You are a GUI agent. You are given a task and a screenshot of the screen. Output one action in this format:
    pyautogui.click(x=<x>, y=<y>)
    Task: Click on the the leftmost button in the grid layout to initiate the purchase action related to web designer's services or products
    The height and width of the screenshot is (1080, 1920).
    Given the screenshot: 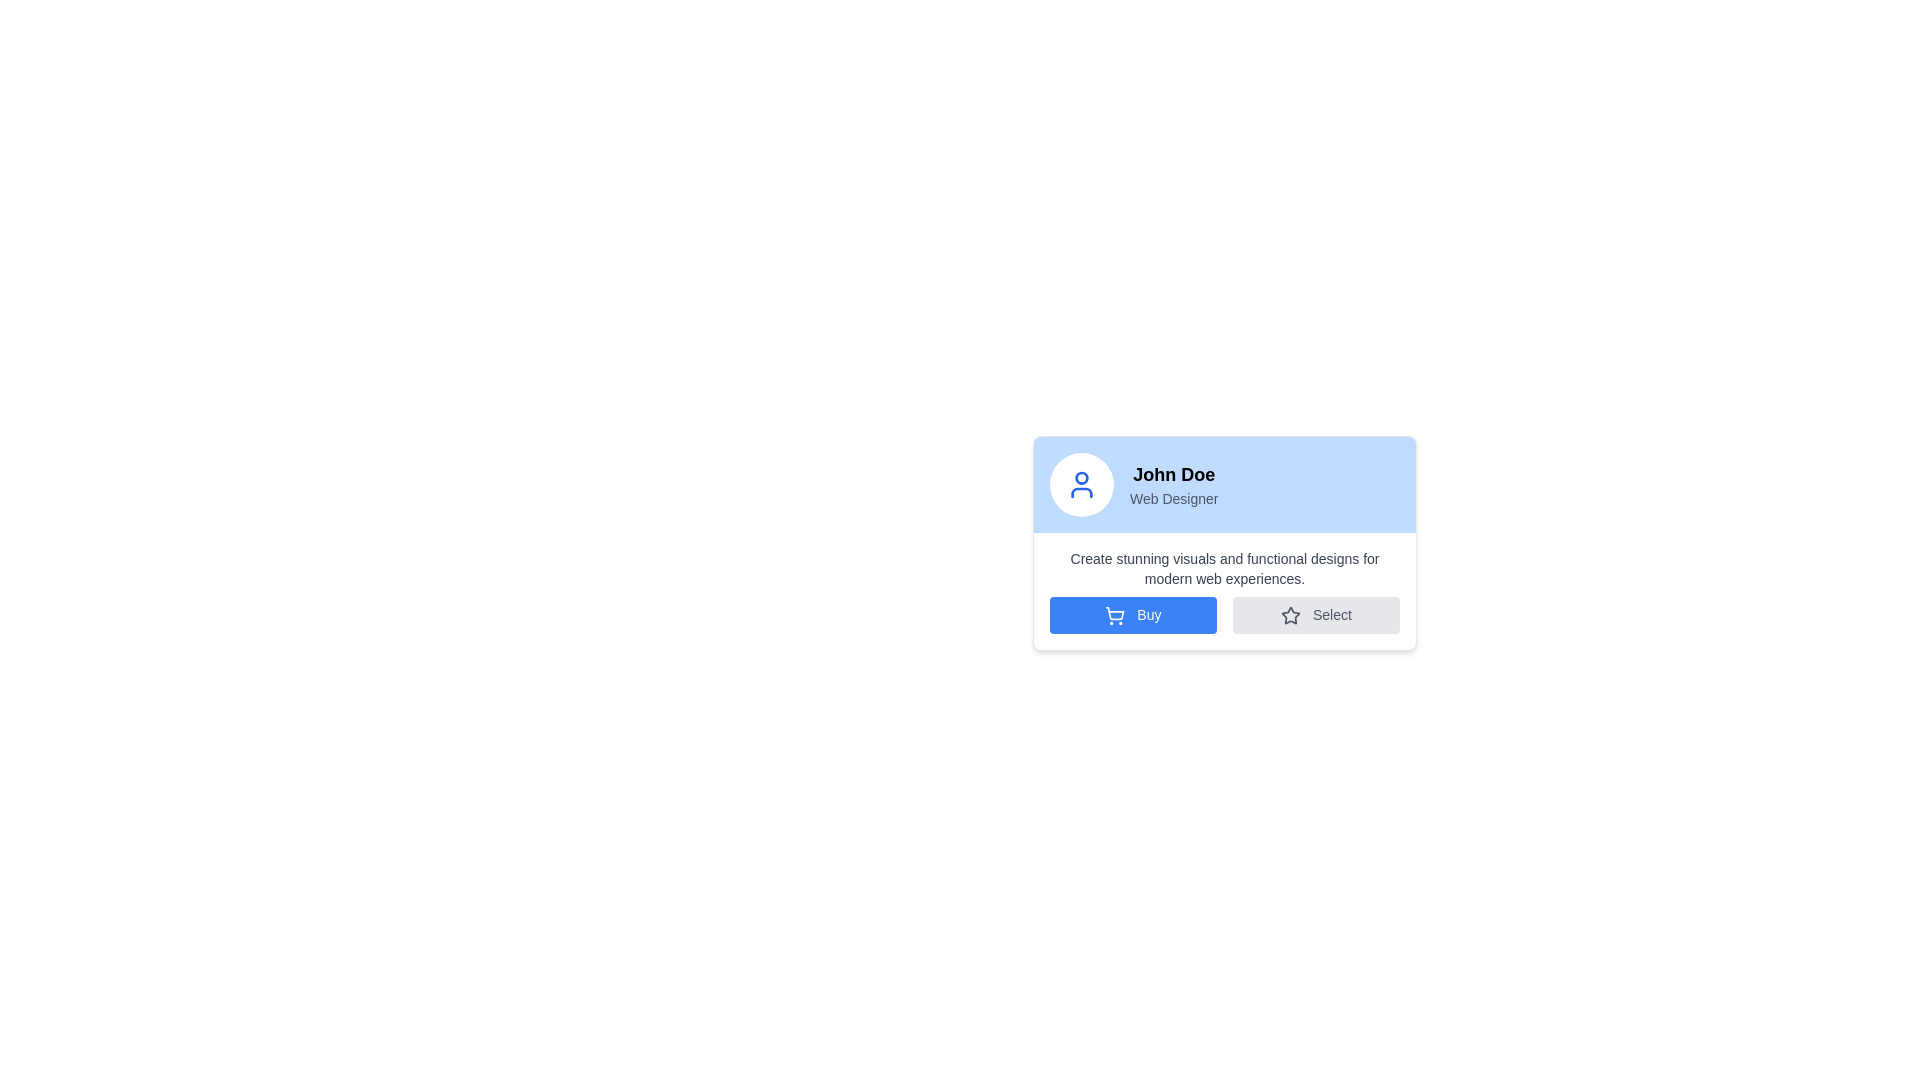 What is the action you would take?
    pyautogui.click(x=1133, y=614)
    